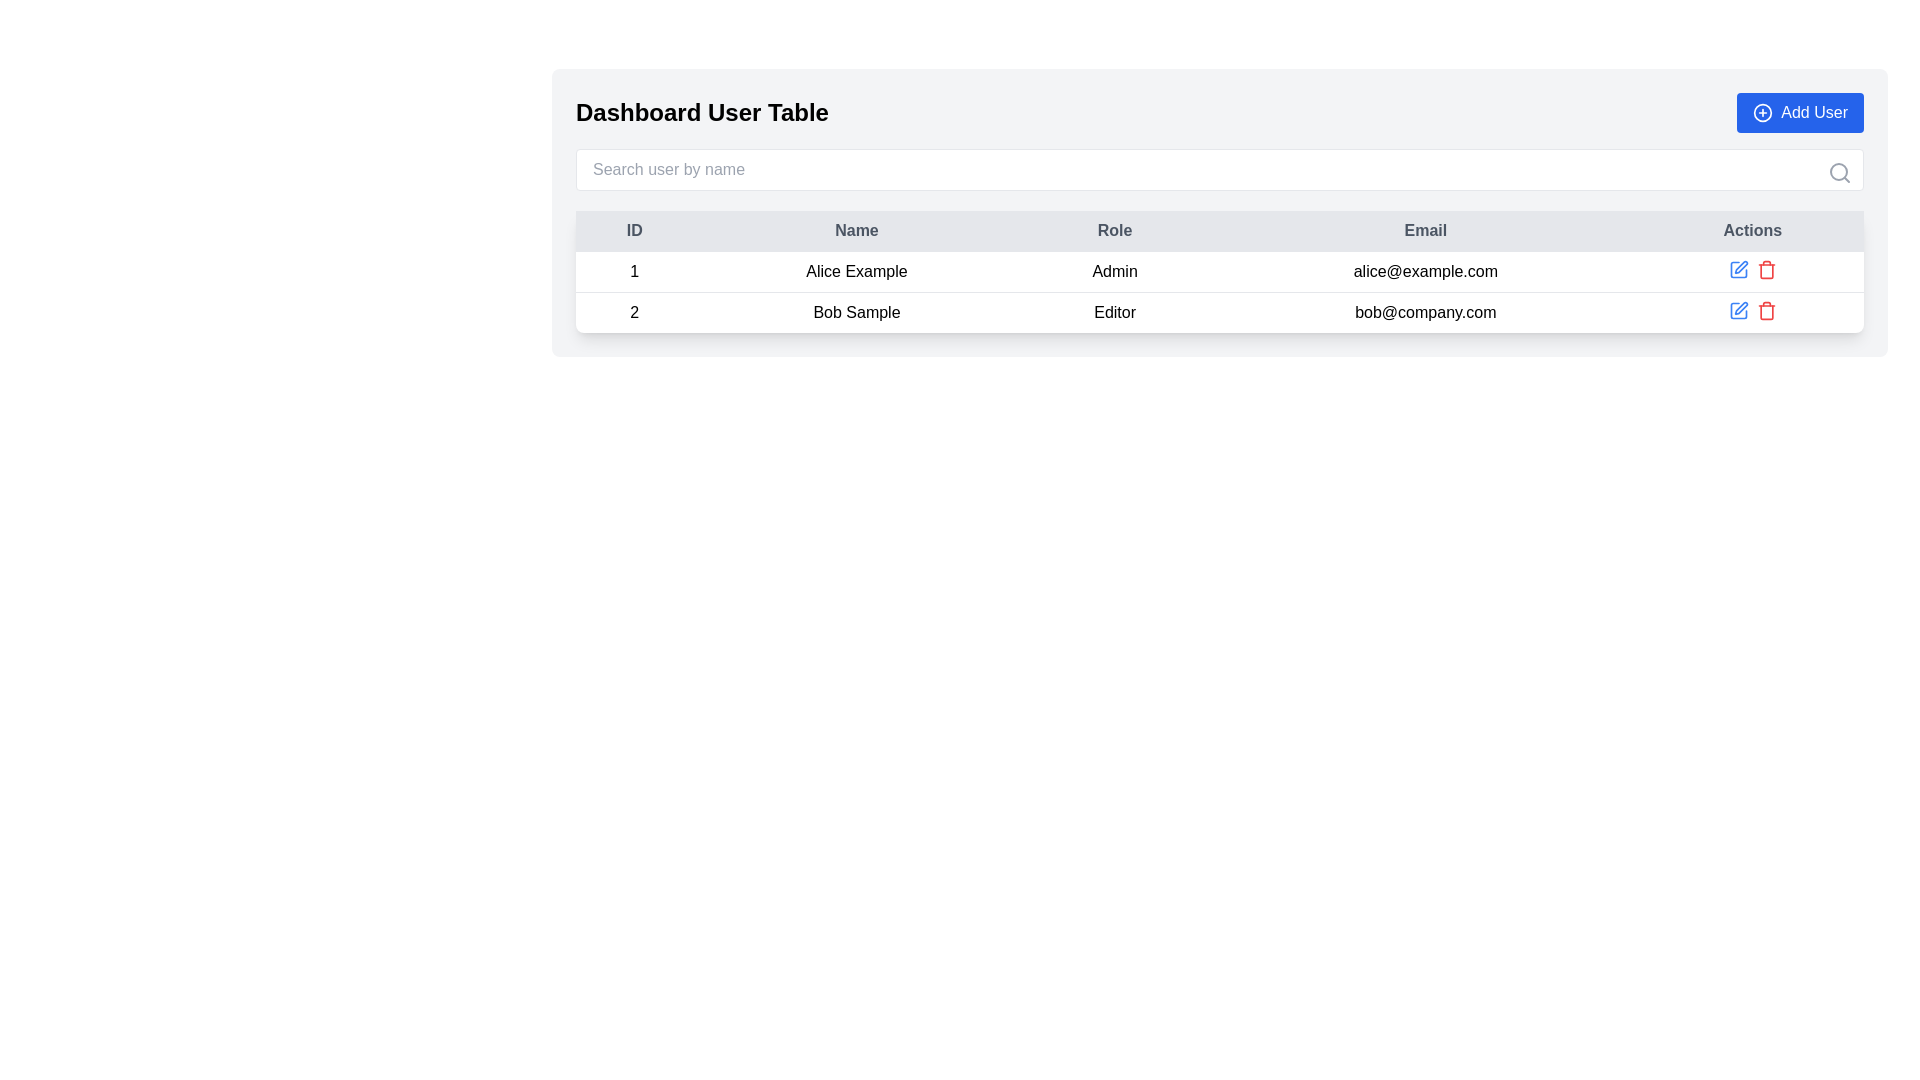 The image size is (1920, 1080). What do you see at coordinates (856, 230) in the screenshot?
I see `the 'Name' text label, which is a bold header in the second cell of a table, indicating the user names column` at bounding box center [856, 230].